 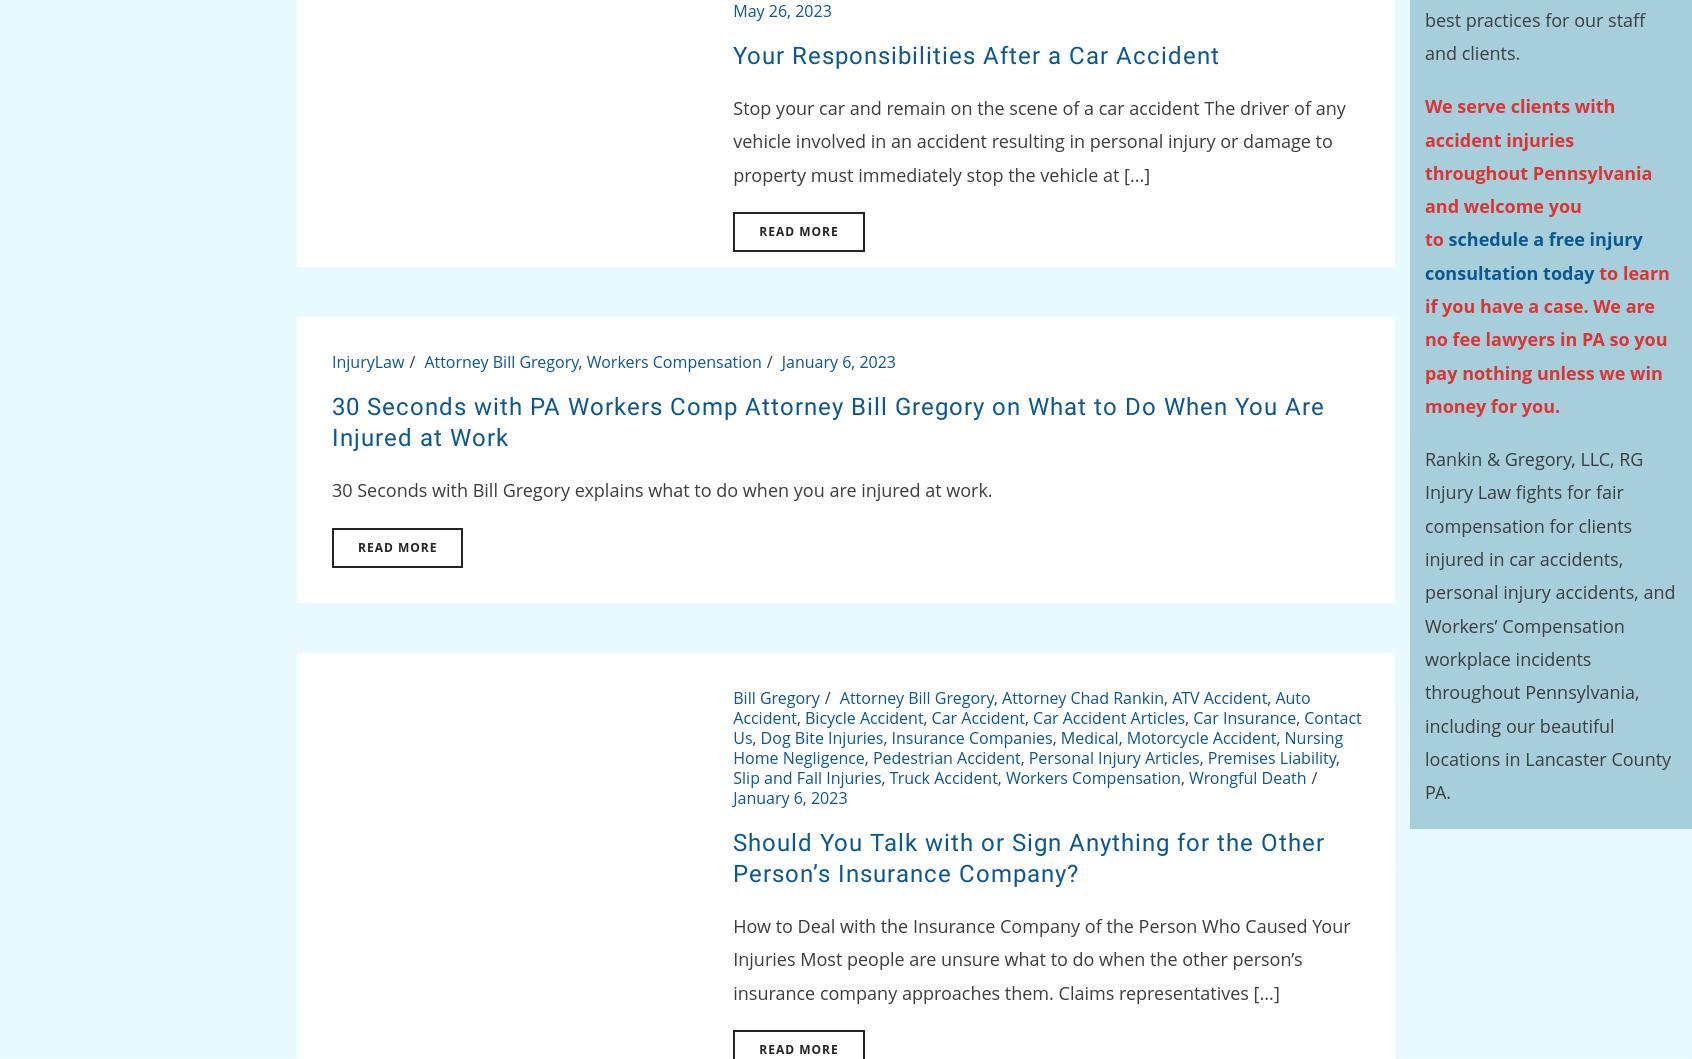 What do you see at coordinates (1546, 337) in the screenshot?
I see `'to learn if you have a case. We are no fee lawyers in PA so you pay nothing unless we win money for you.'` at bounding box center [1546, 337].